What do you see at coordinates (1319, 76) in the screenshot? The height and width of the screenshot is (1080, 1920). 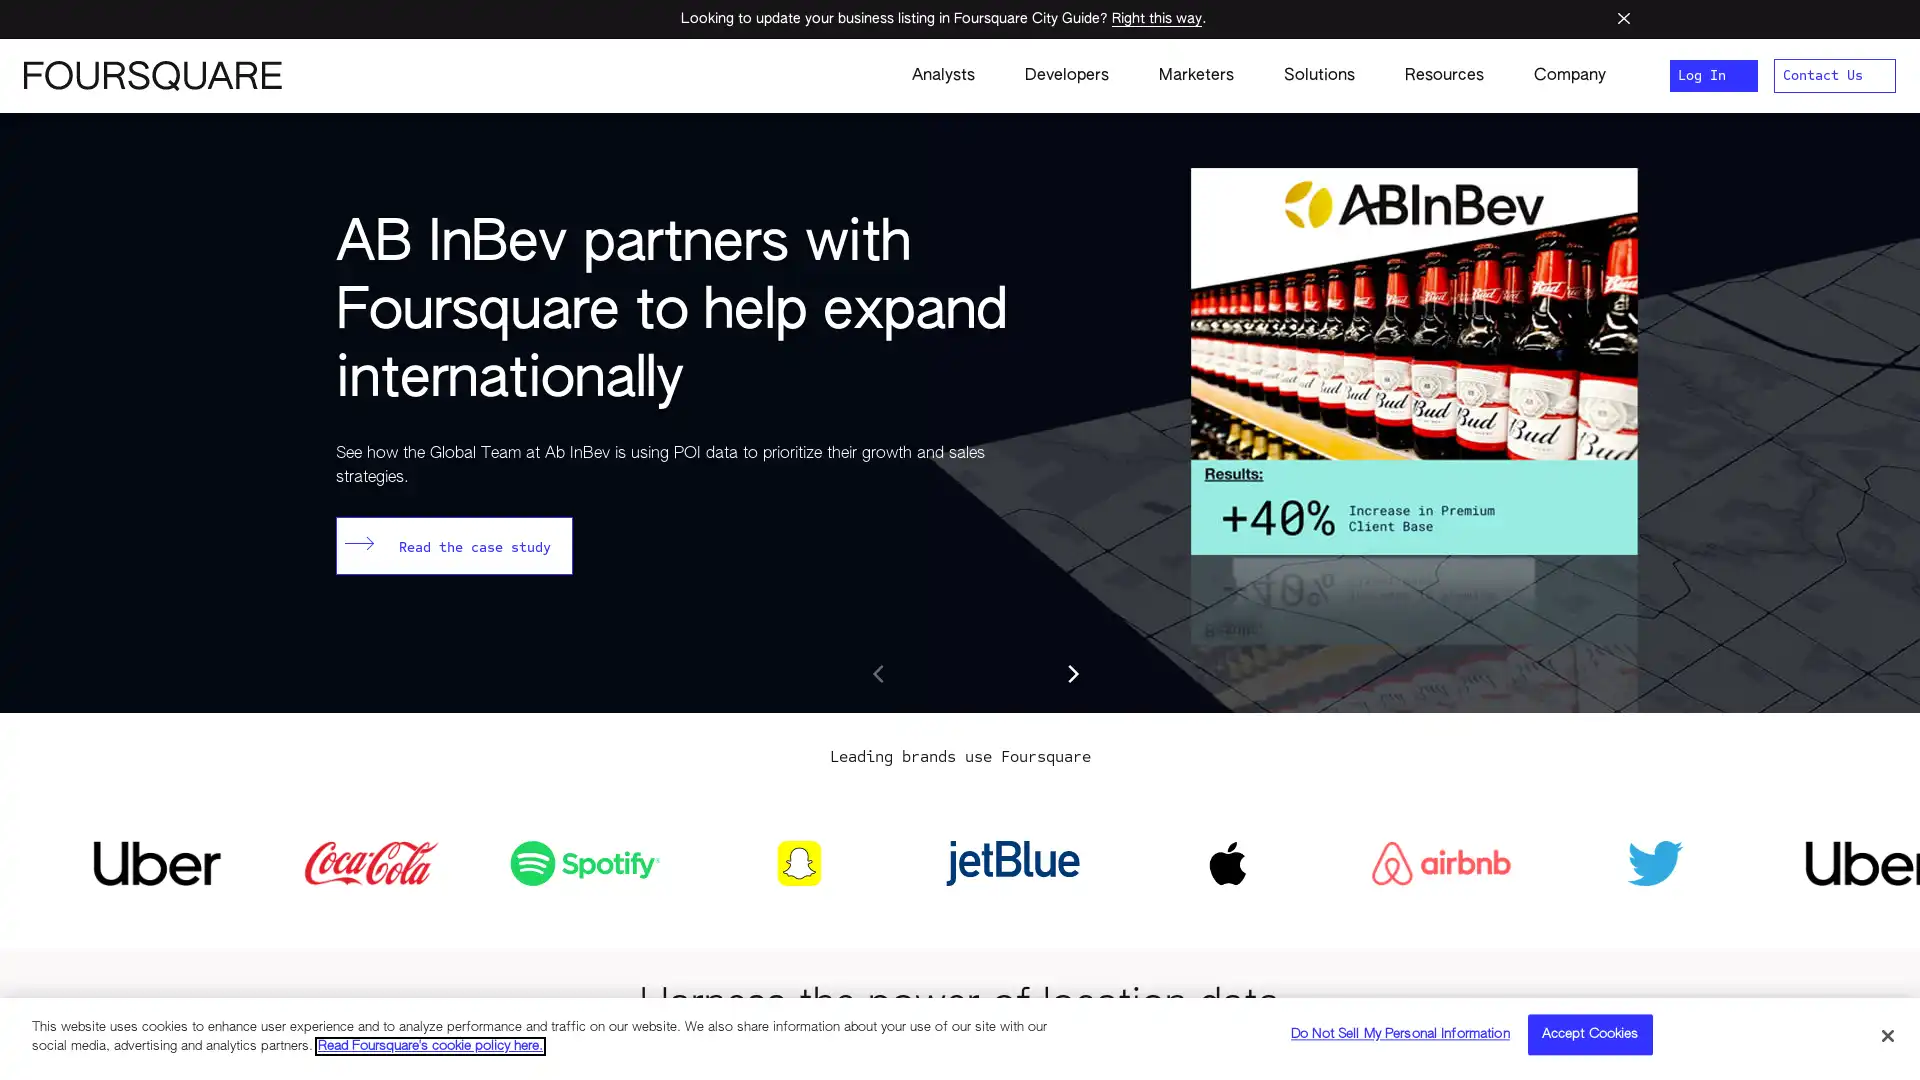 I see `Solutions` at bounding box center [1319, 76].